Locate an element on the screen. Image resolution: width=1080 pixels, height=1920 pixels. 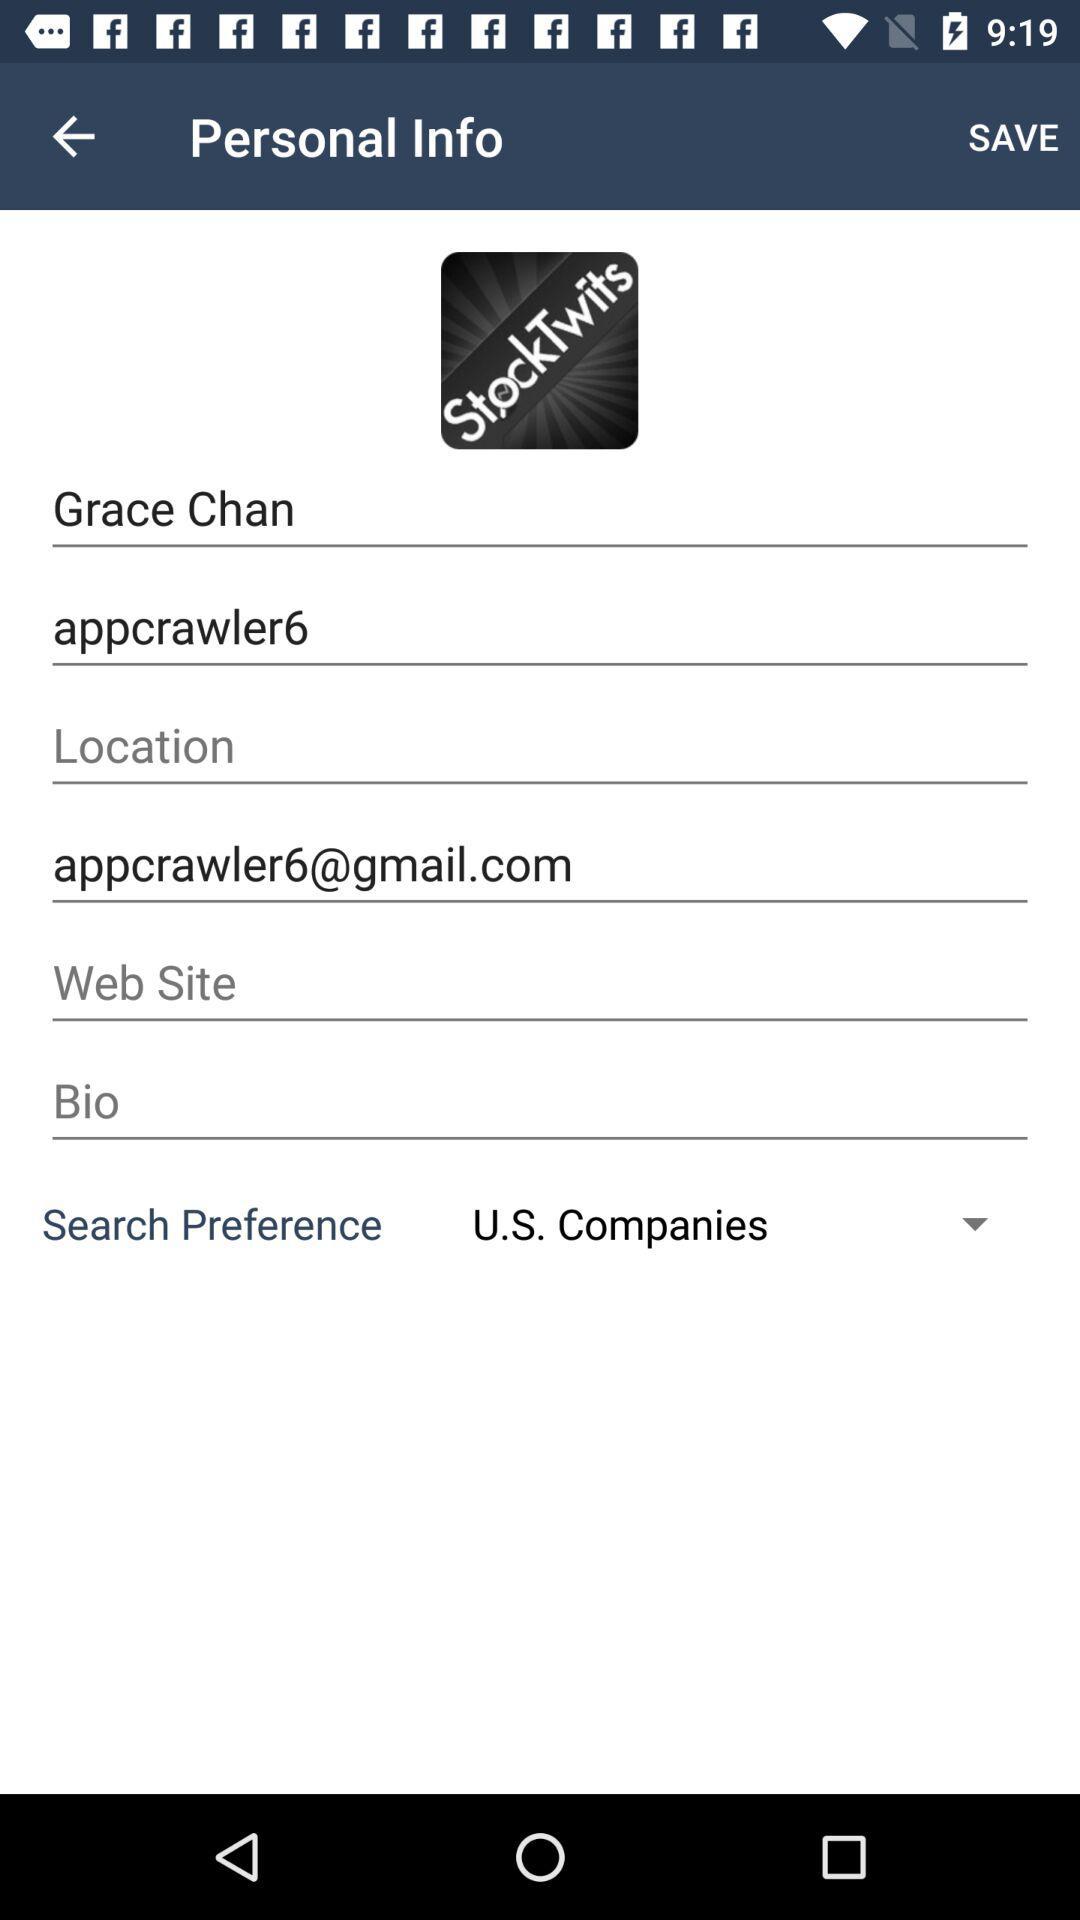
the item below the appcrawler6@gmail.com item is located at coordinates (540, 982).